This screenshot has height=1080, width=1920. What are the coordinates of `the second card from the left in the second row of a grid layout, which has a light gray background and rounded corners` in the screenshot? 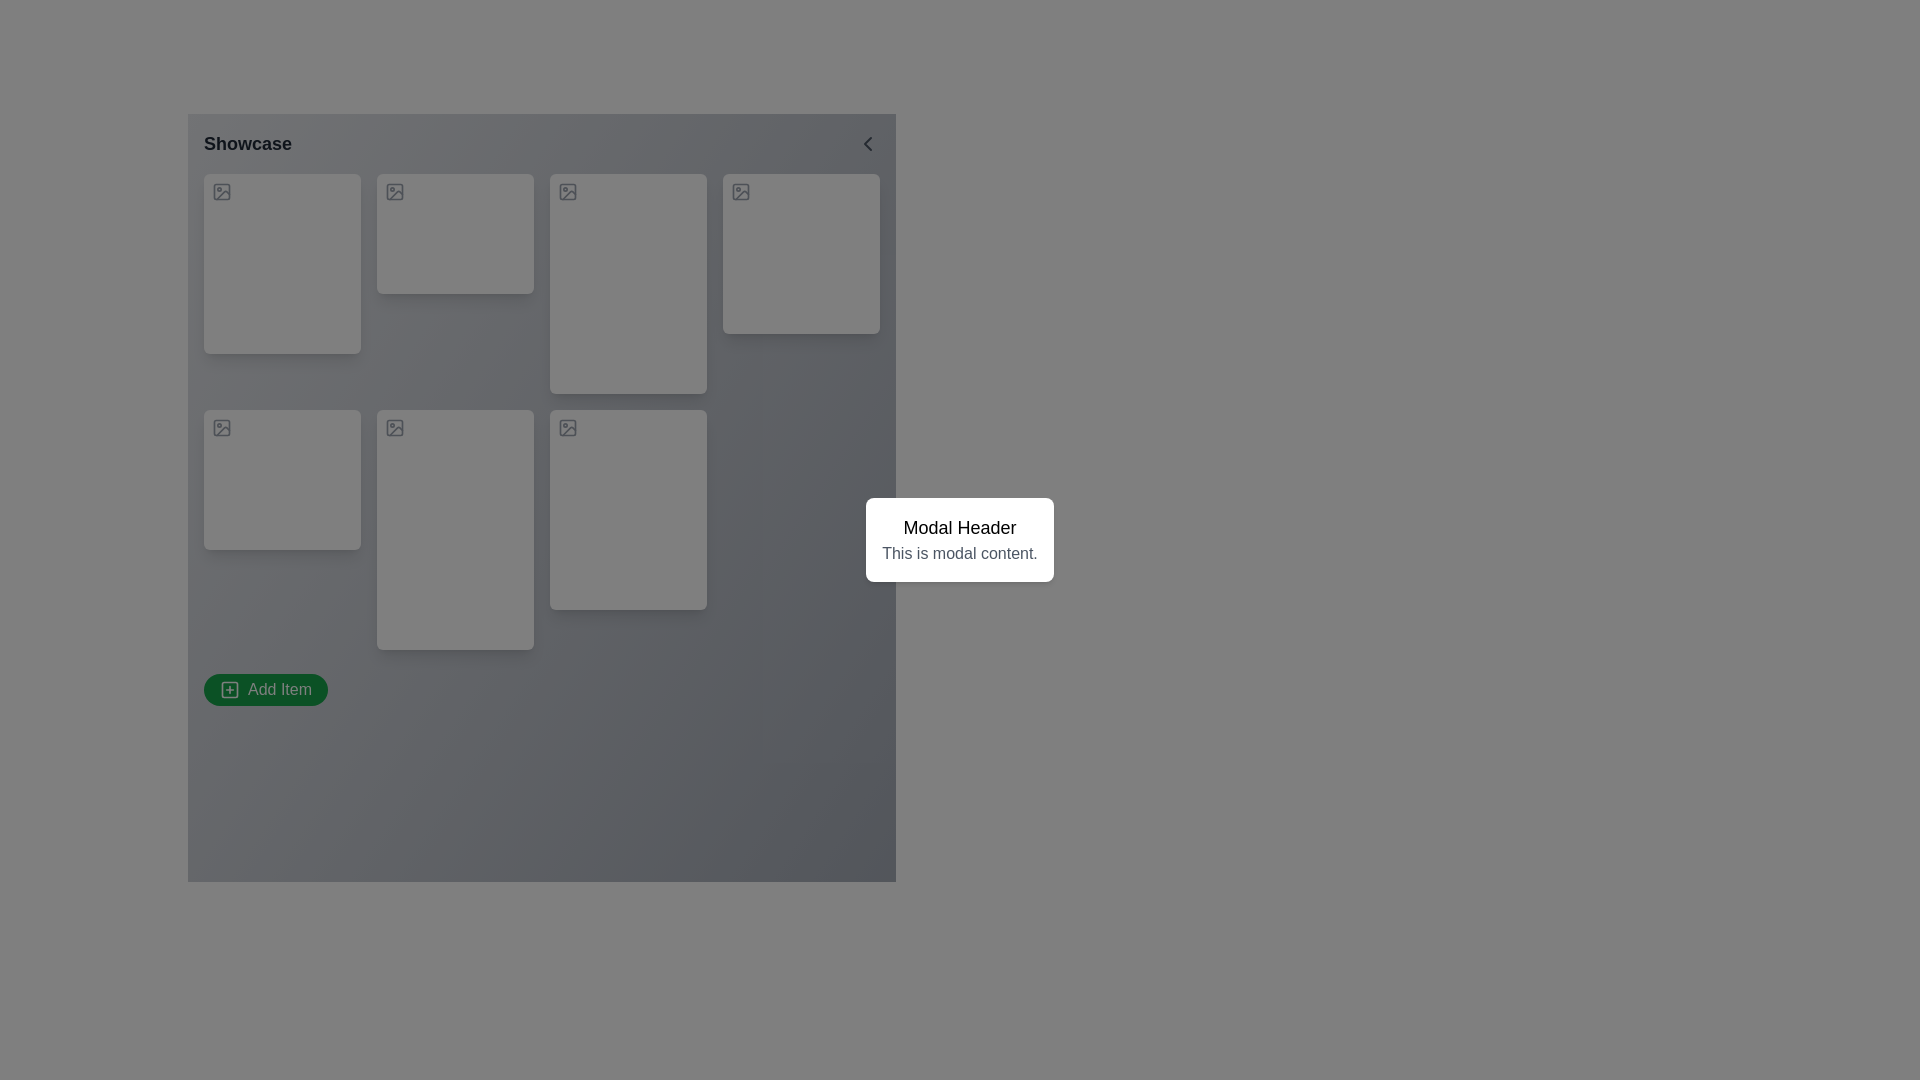 It's located at (454, 528).